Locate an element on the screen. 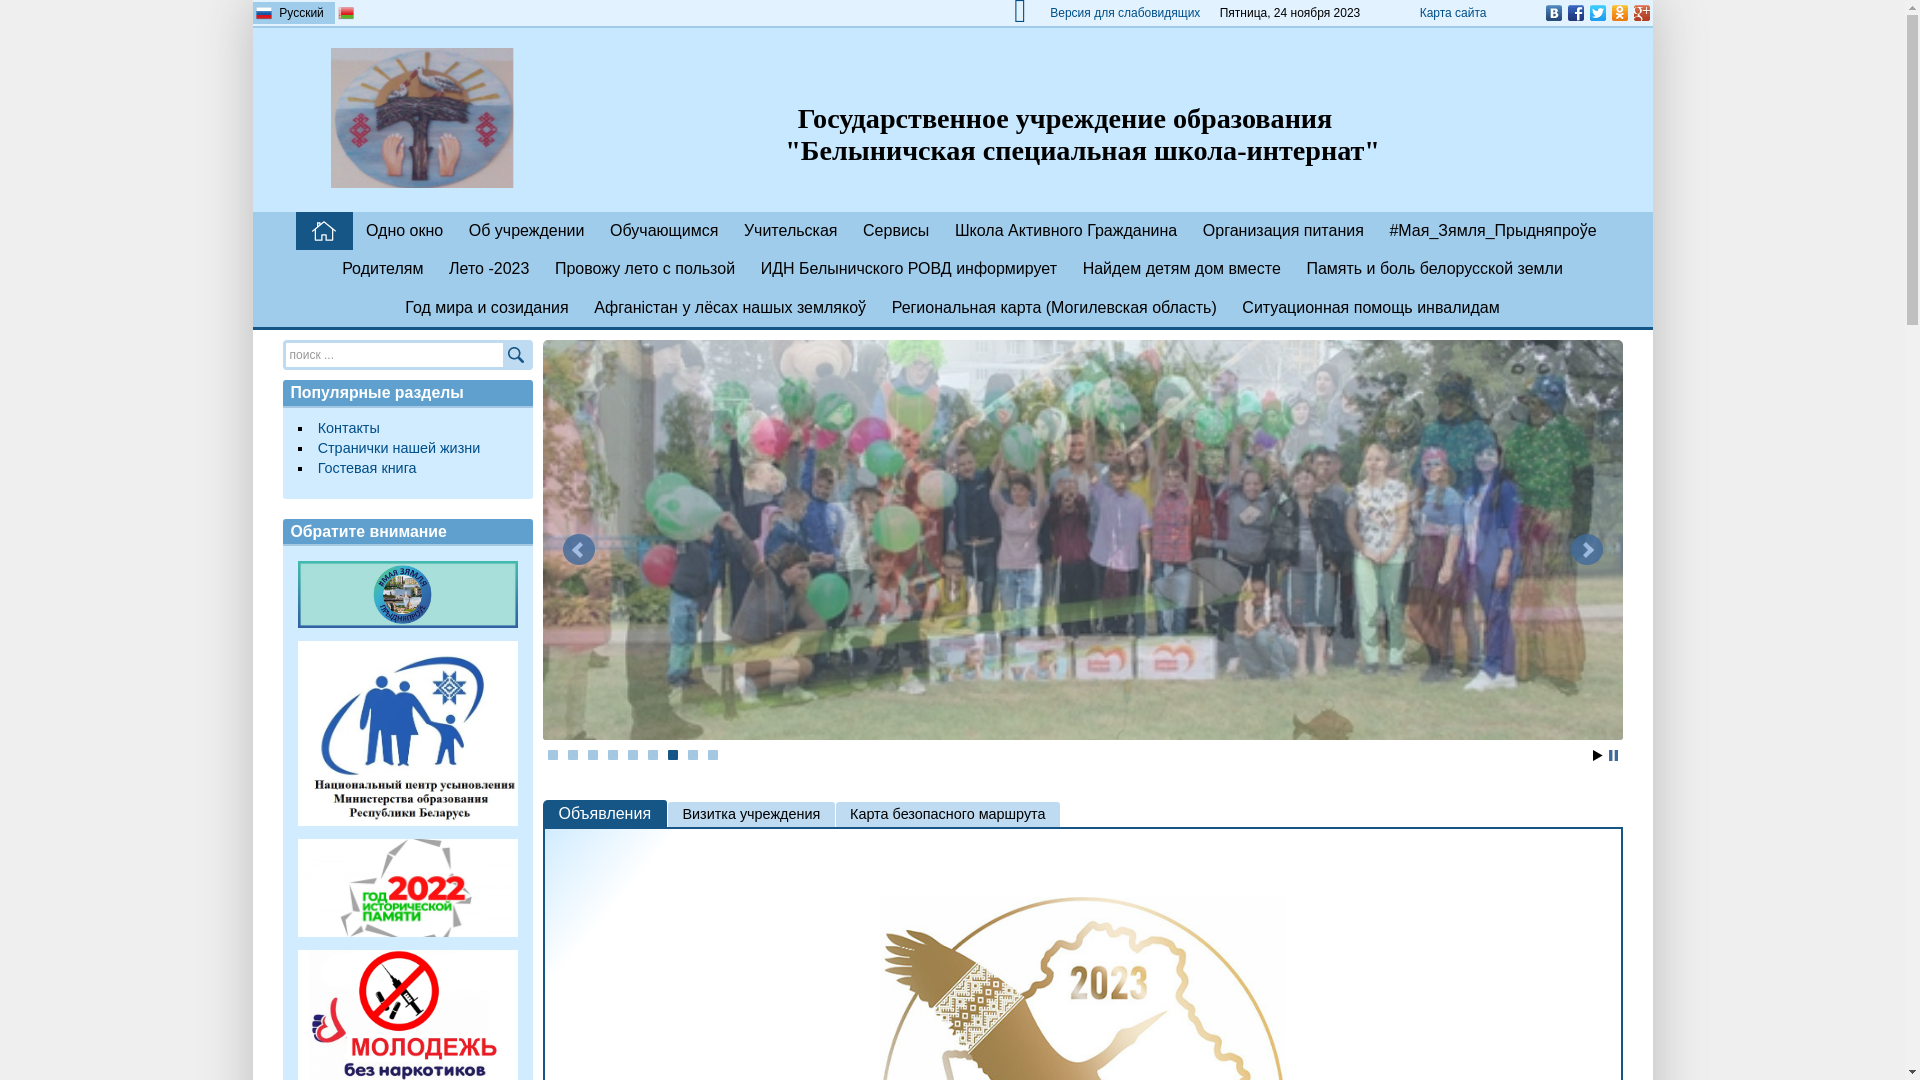 This screenshot has width=1920, height=1080. '1' is located at coordinates (552, 755).